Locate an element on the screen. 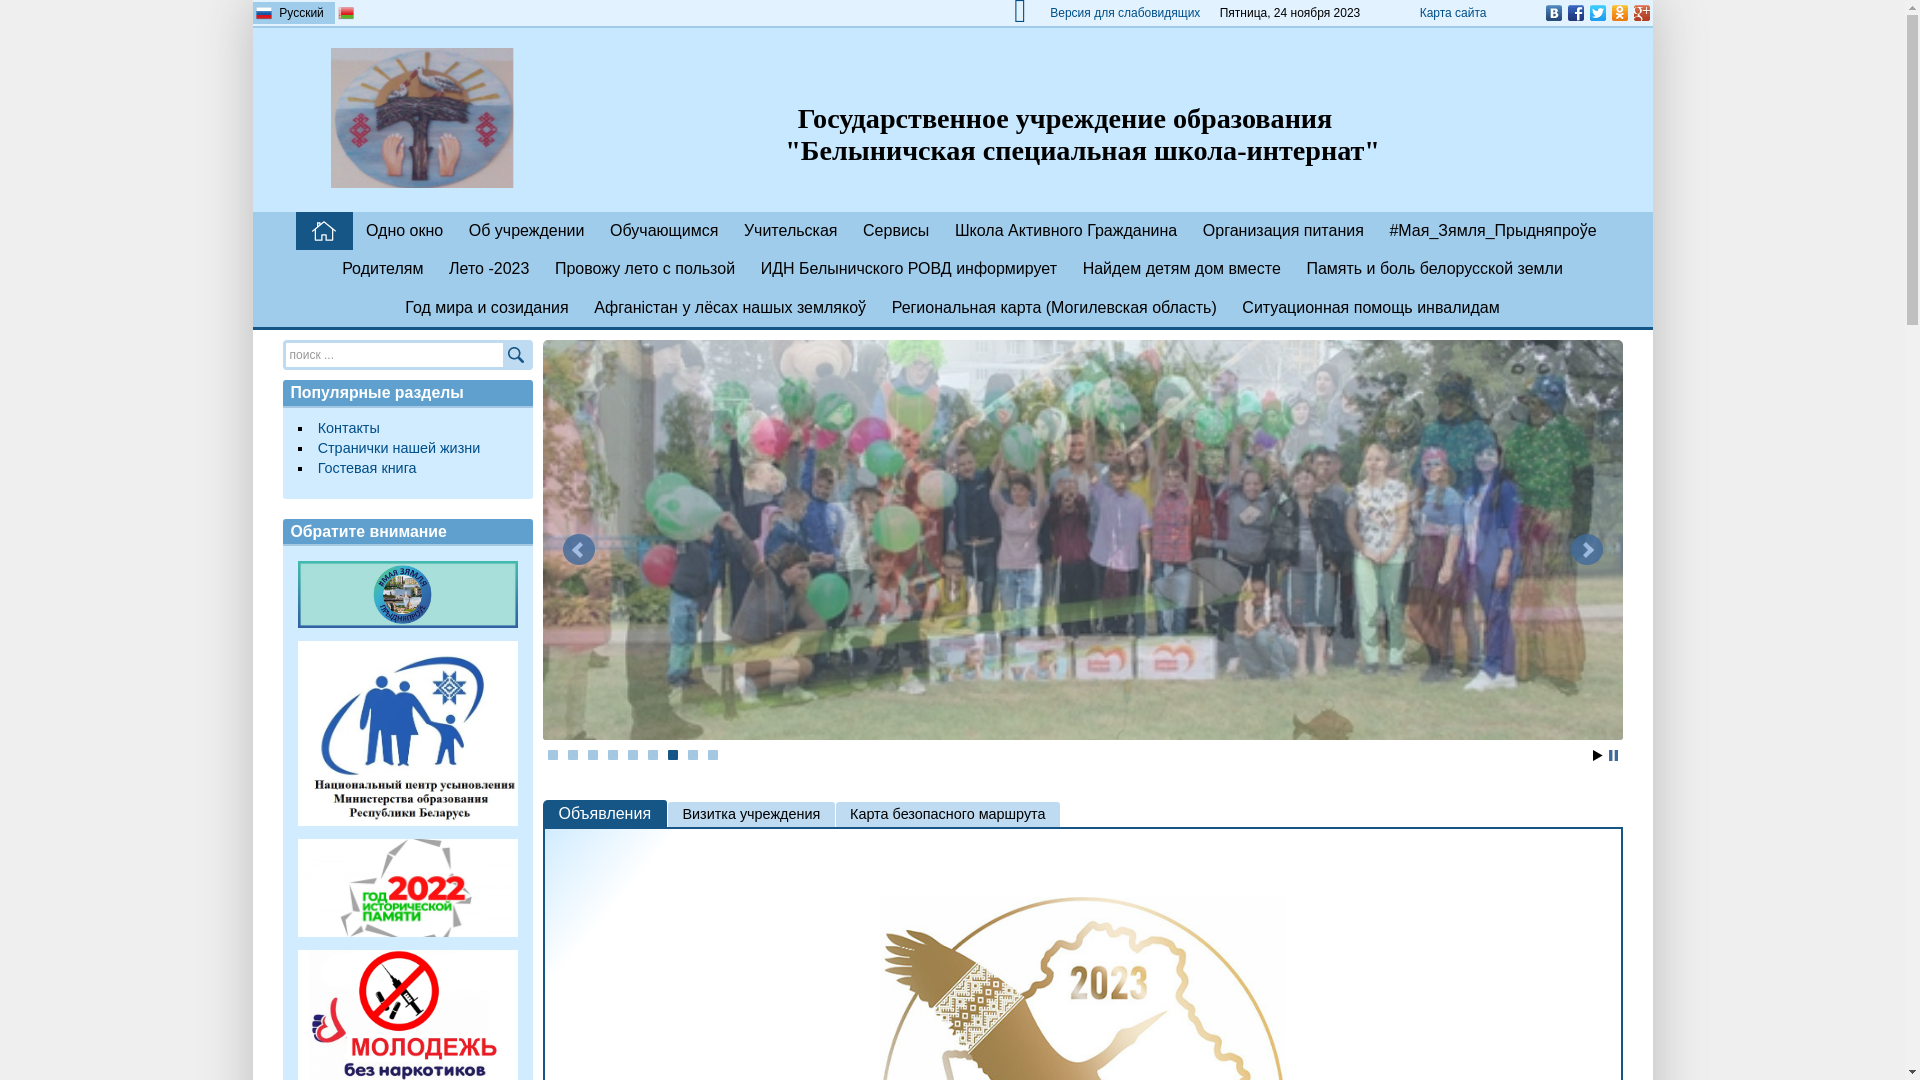 This screenshot has width=1920, height=1080. '1' is located at coordinates (552, 755).